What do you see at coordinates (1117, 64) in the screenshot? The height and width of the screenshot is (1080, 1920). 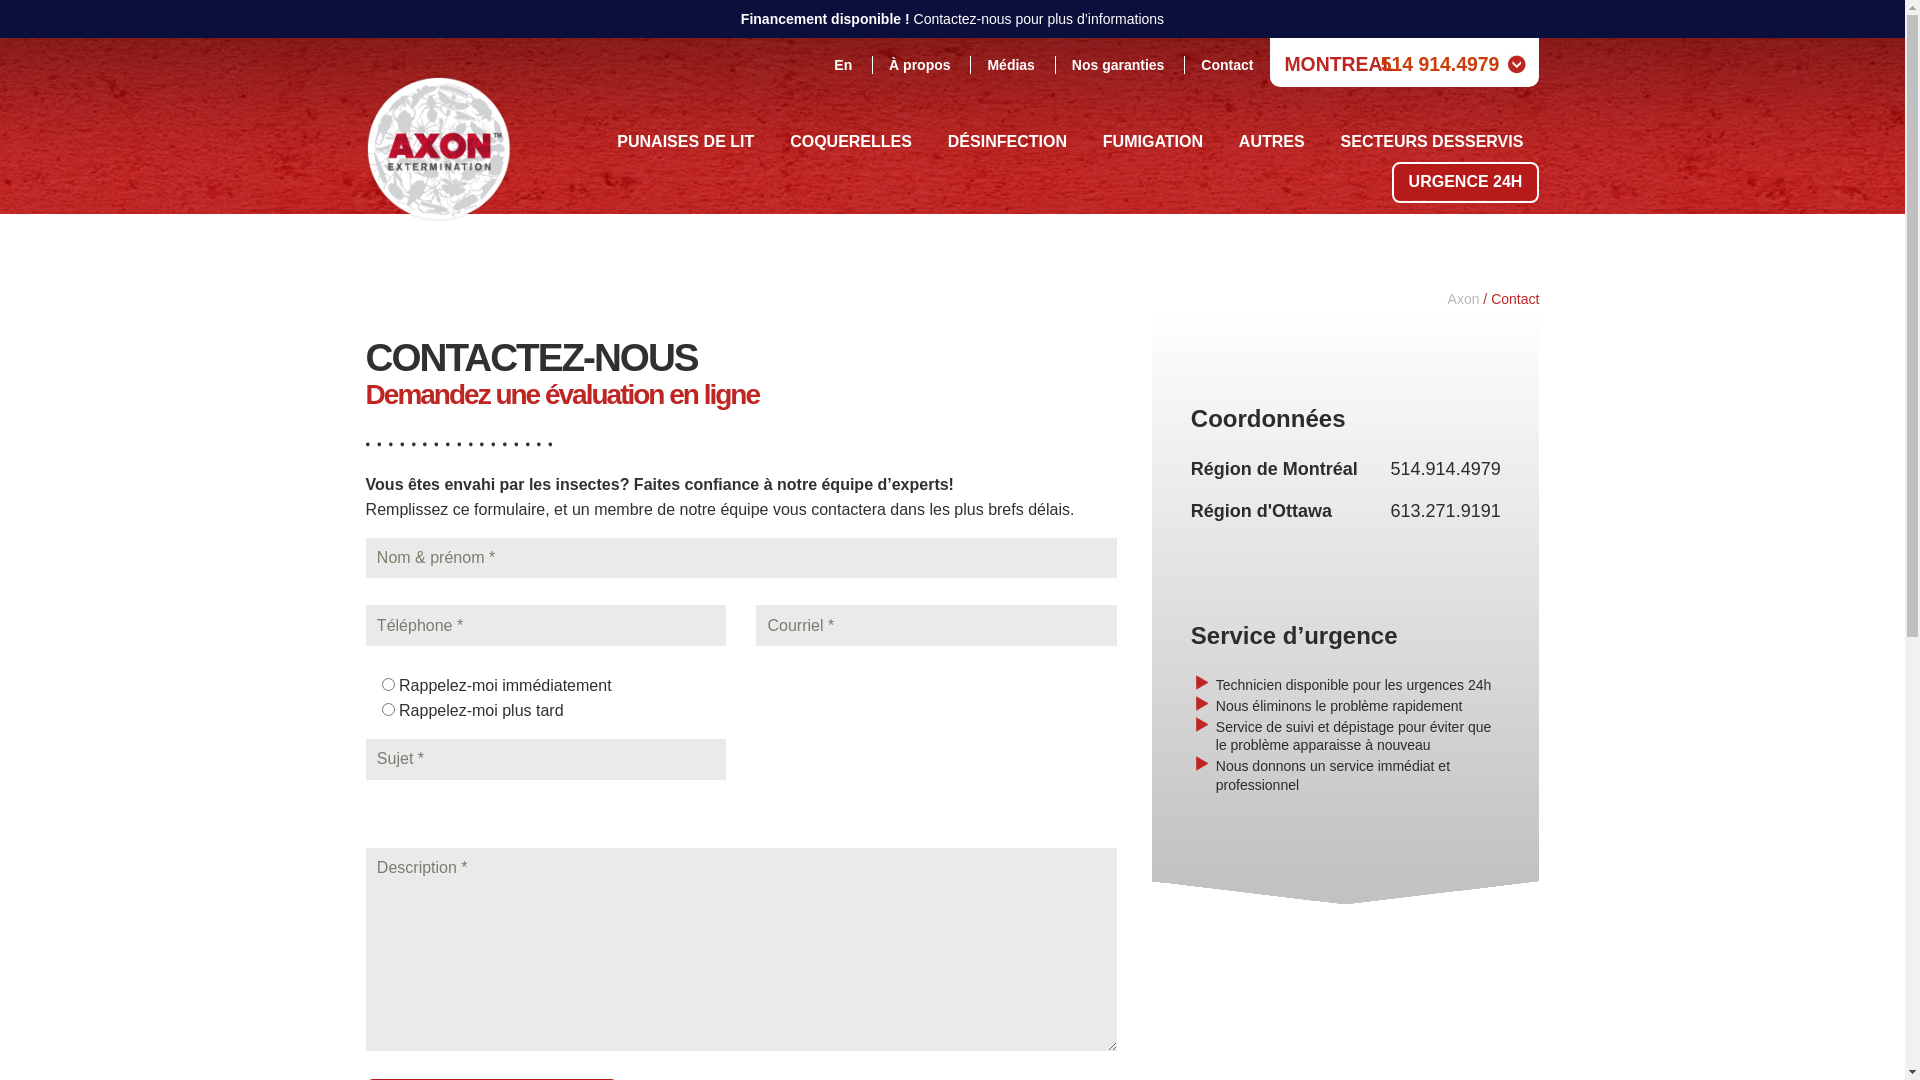 I see `'Nos garanties'` at bounding box center [1117, 64].